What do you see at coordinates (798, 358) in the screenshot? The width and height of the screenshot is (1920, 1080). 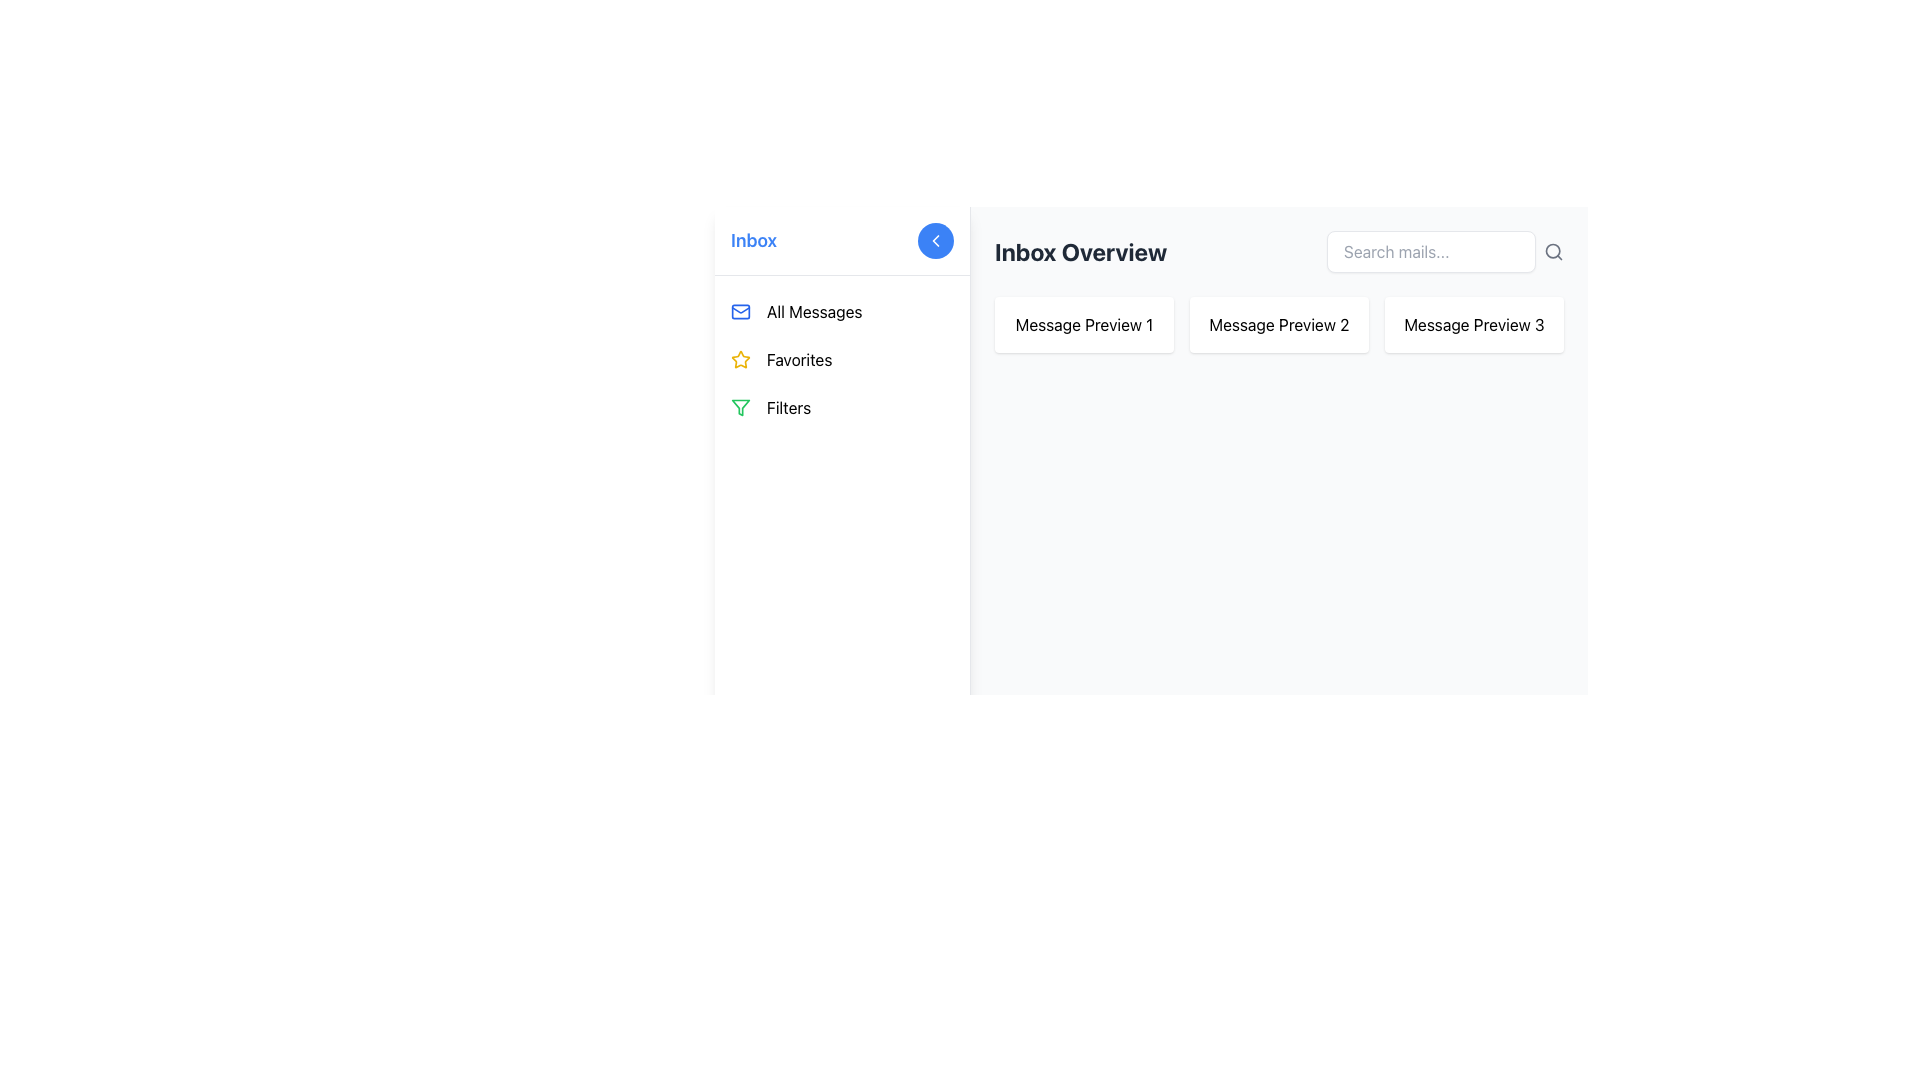 I see `the 'Favorites' text label in the navigation menu` at bounding box center [798, 358].